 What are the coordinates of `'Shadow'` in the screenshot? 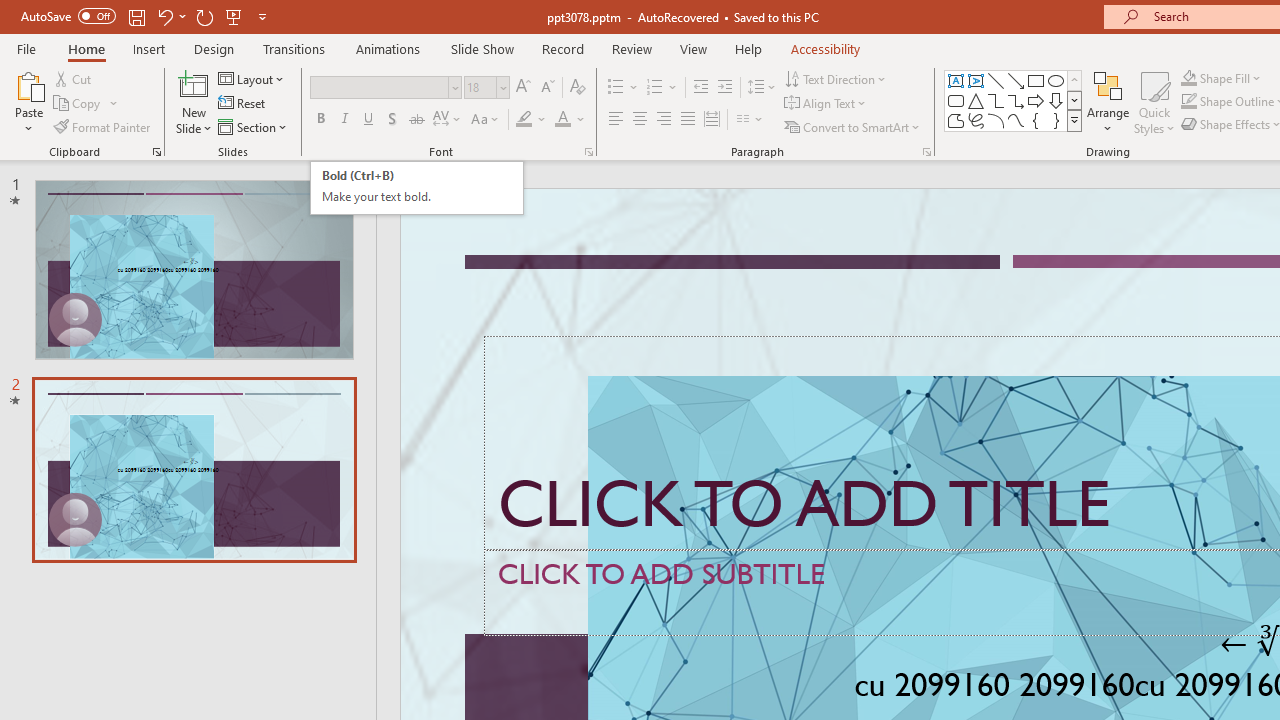 It's located at (392, 119).